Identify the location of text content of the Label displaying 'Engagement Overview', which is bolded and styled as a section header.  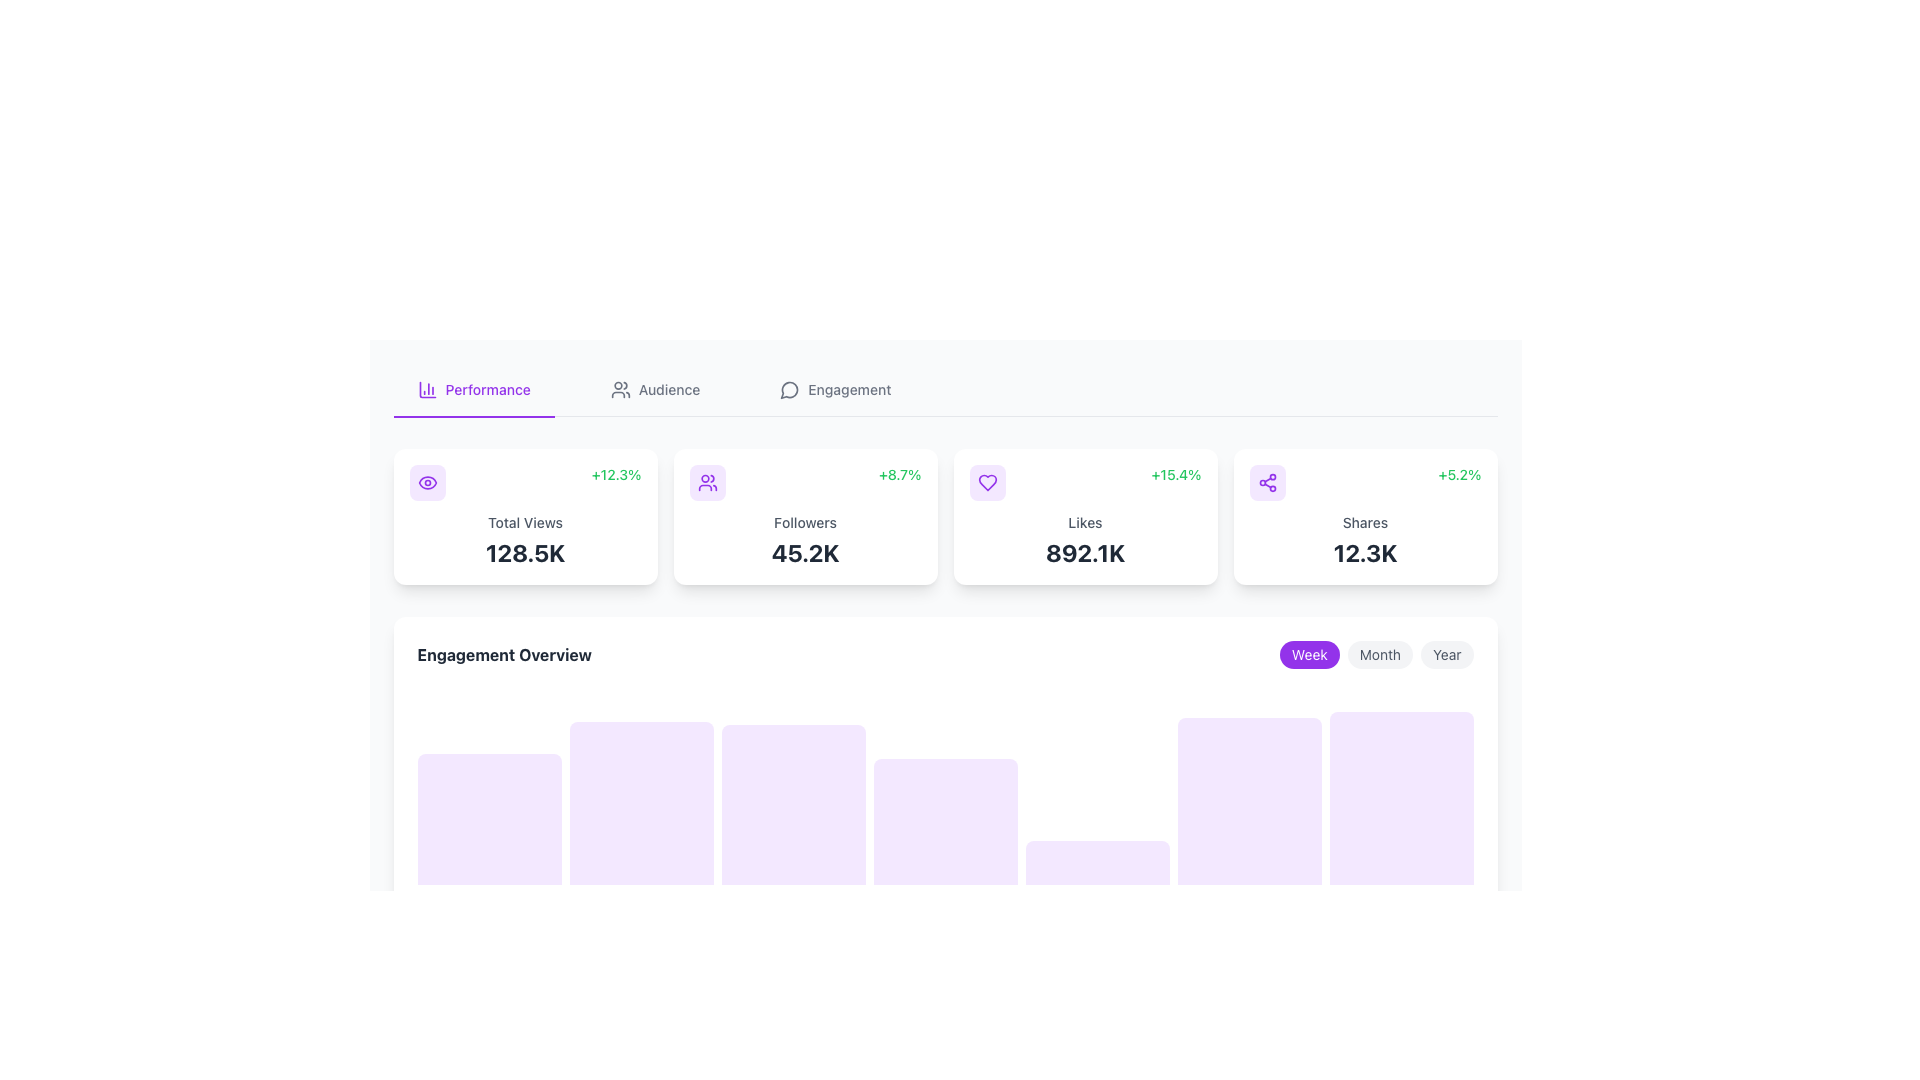
(504, 655).